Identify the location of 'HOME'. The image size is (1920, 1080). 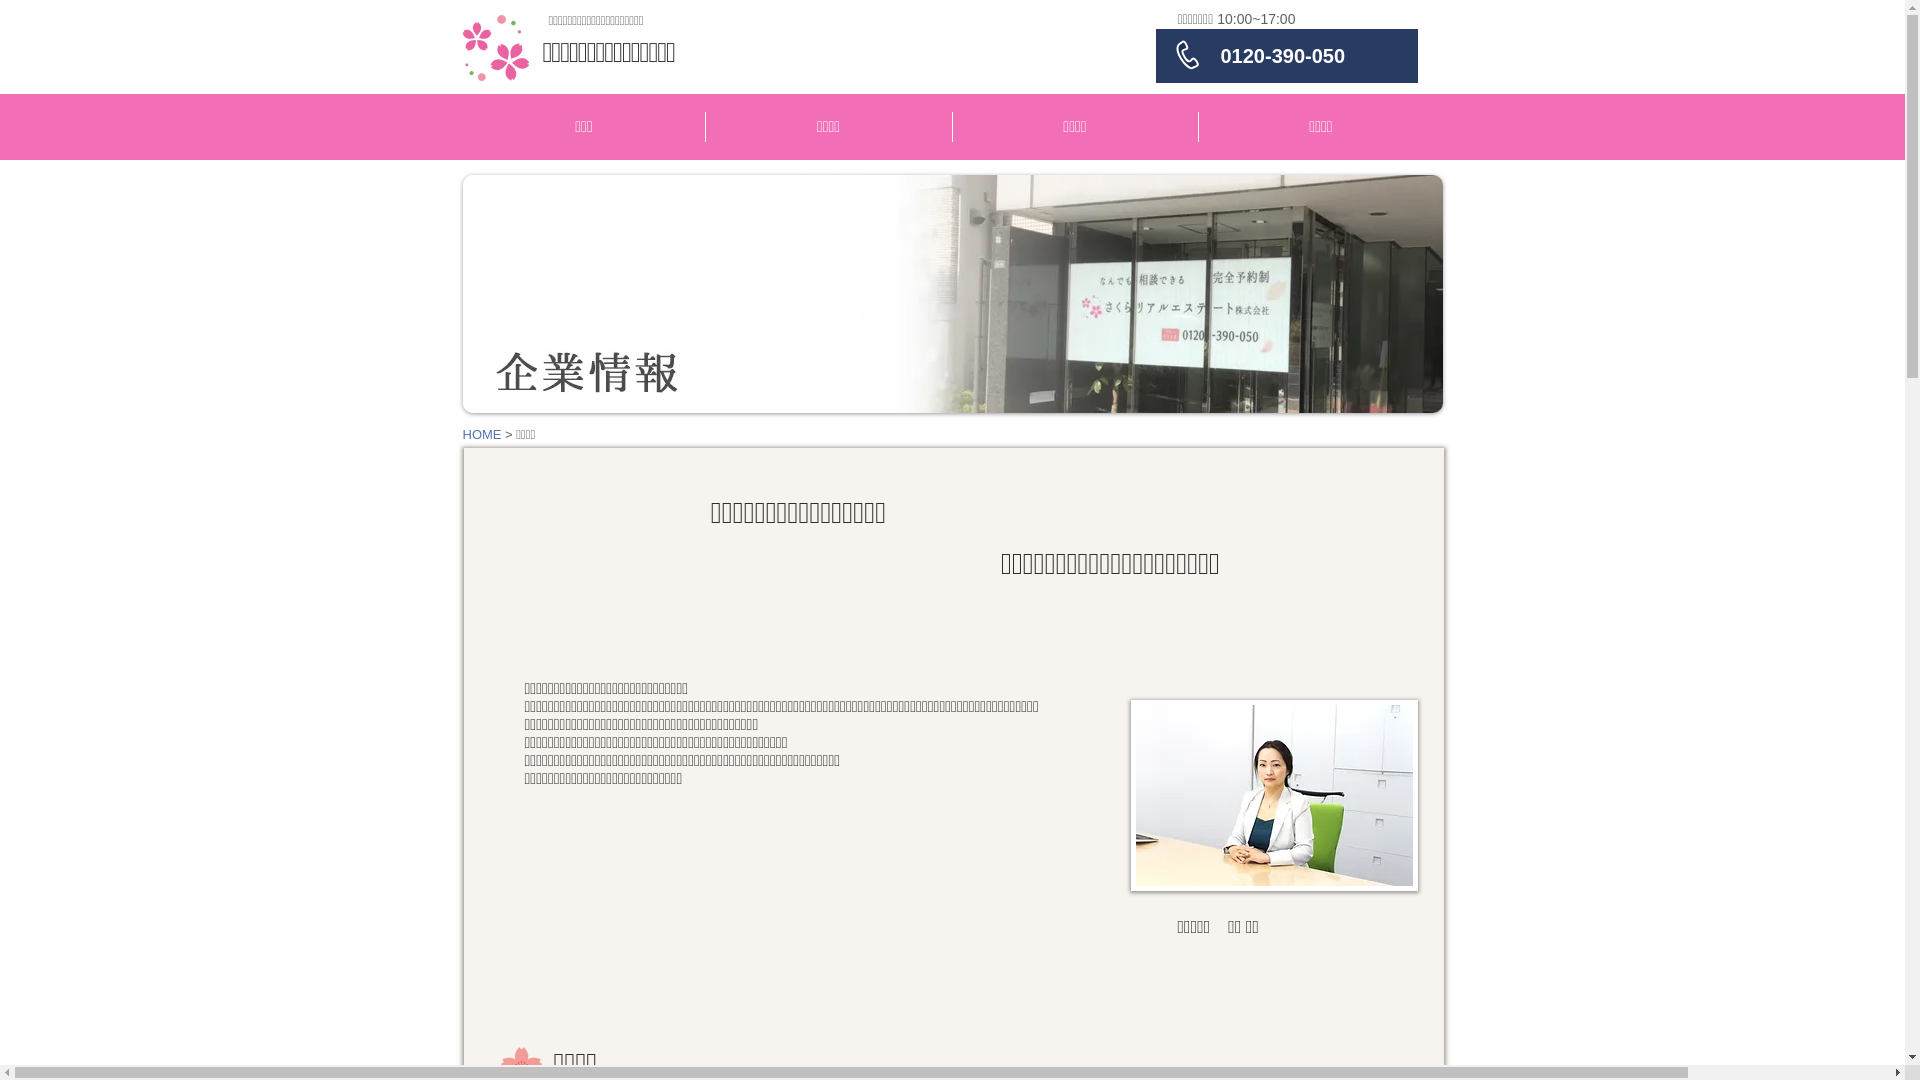
(481, 433).